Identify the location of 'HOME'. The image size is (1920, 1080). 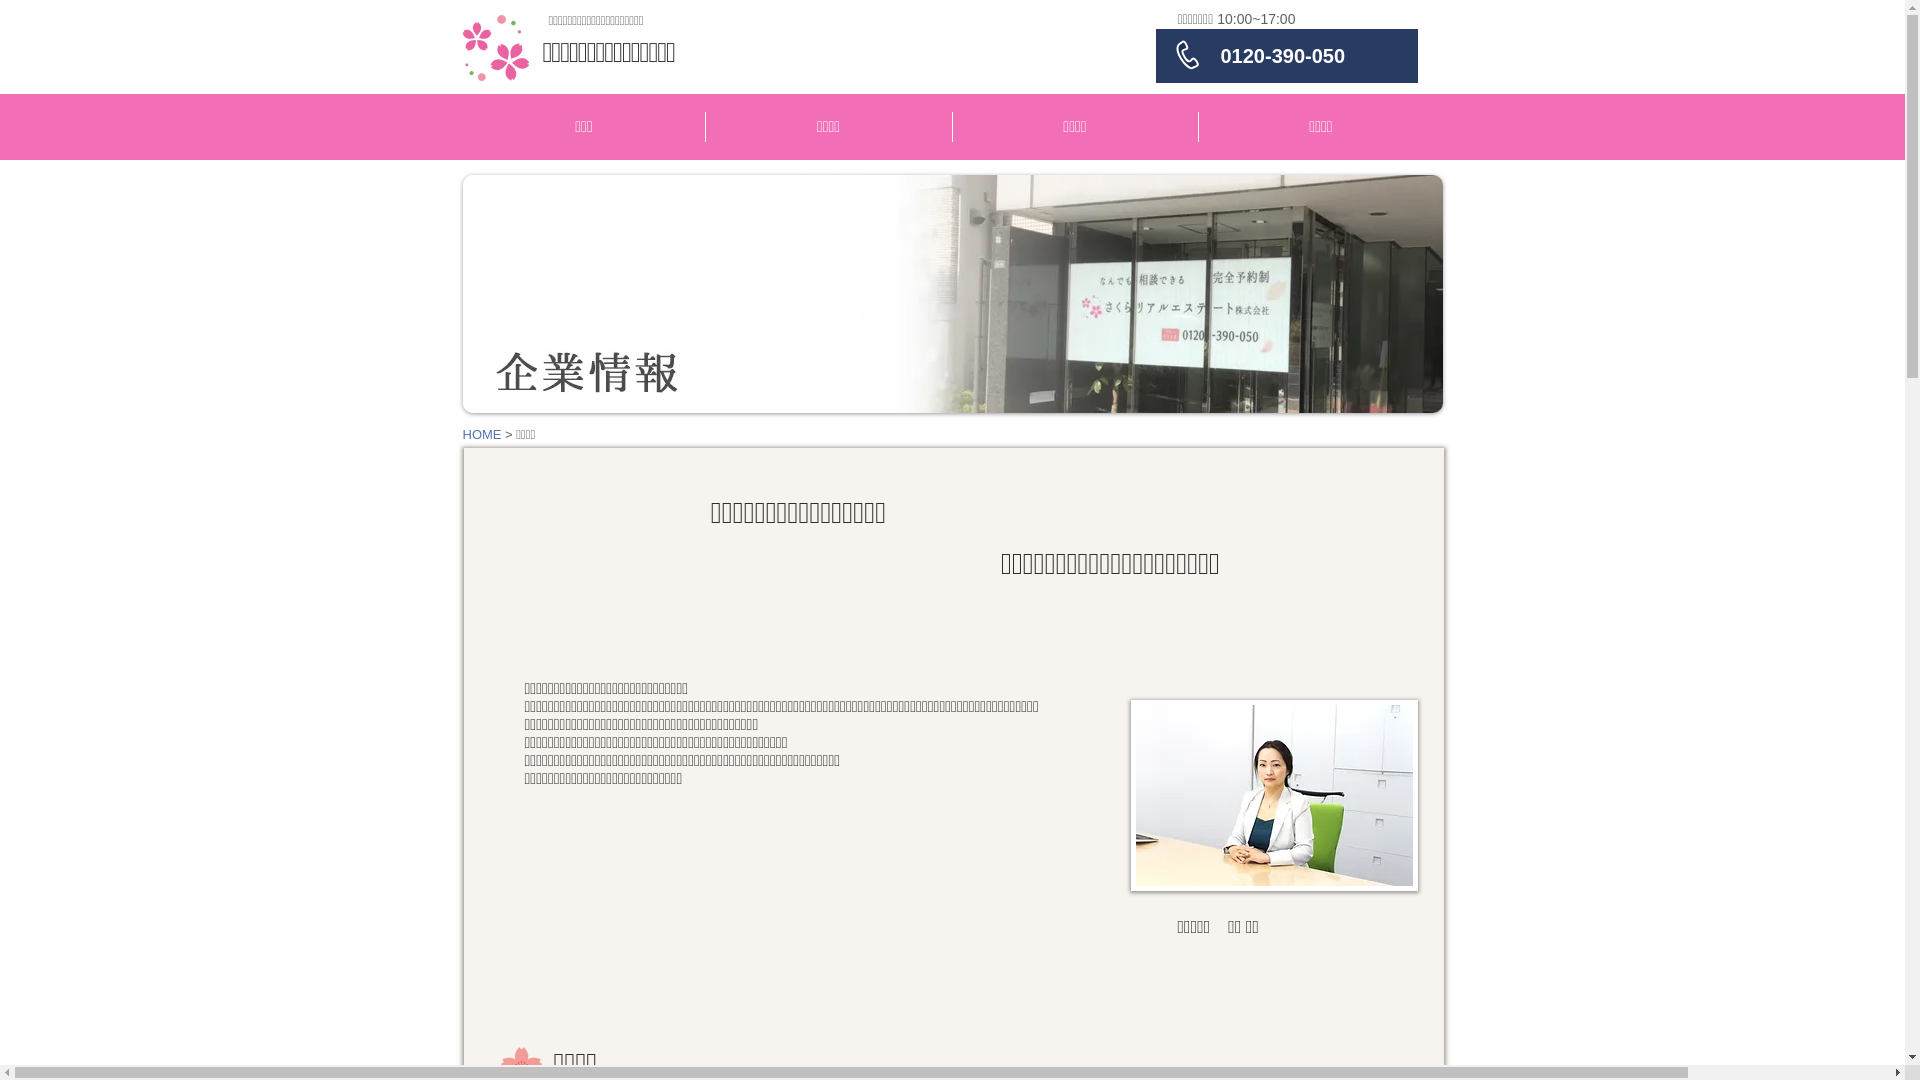
(481, 433).